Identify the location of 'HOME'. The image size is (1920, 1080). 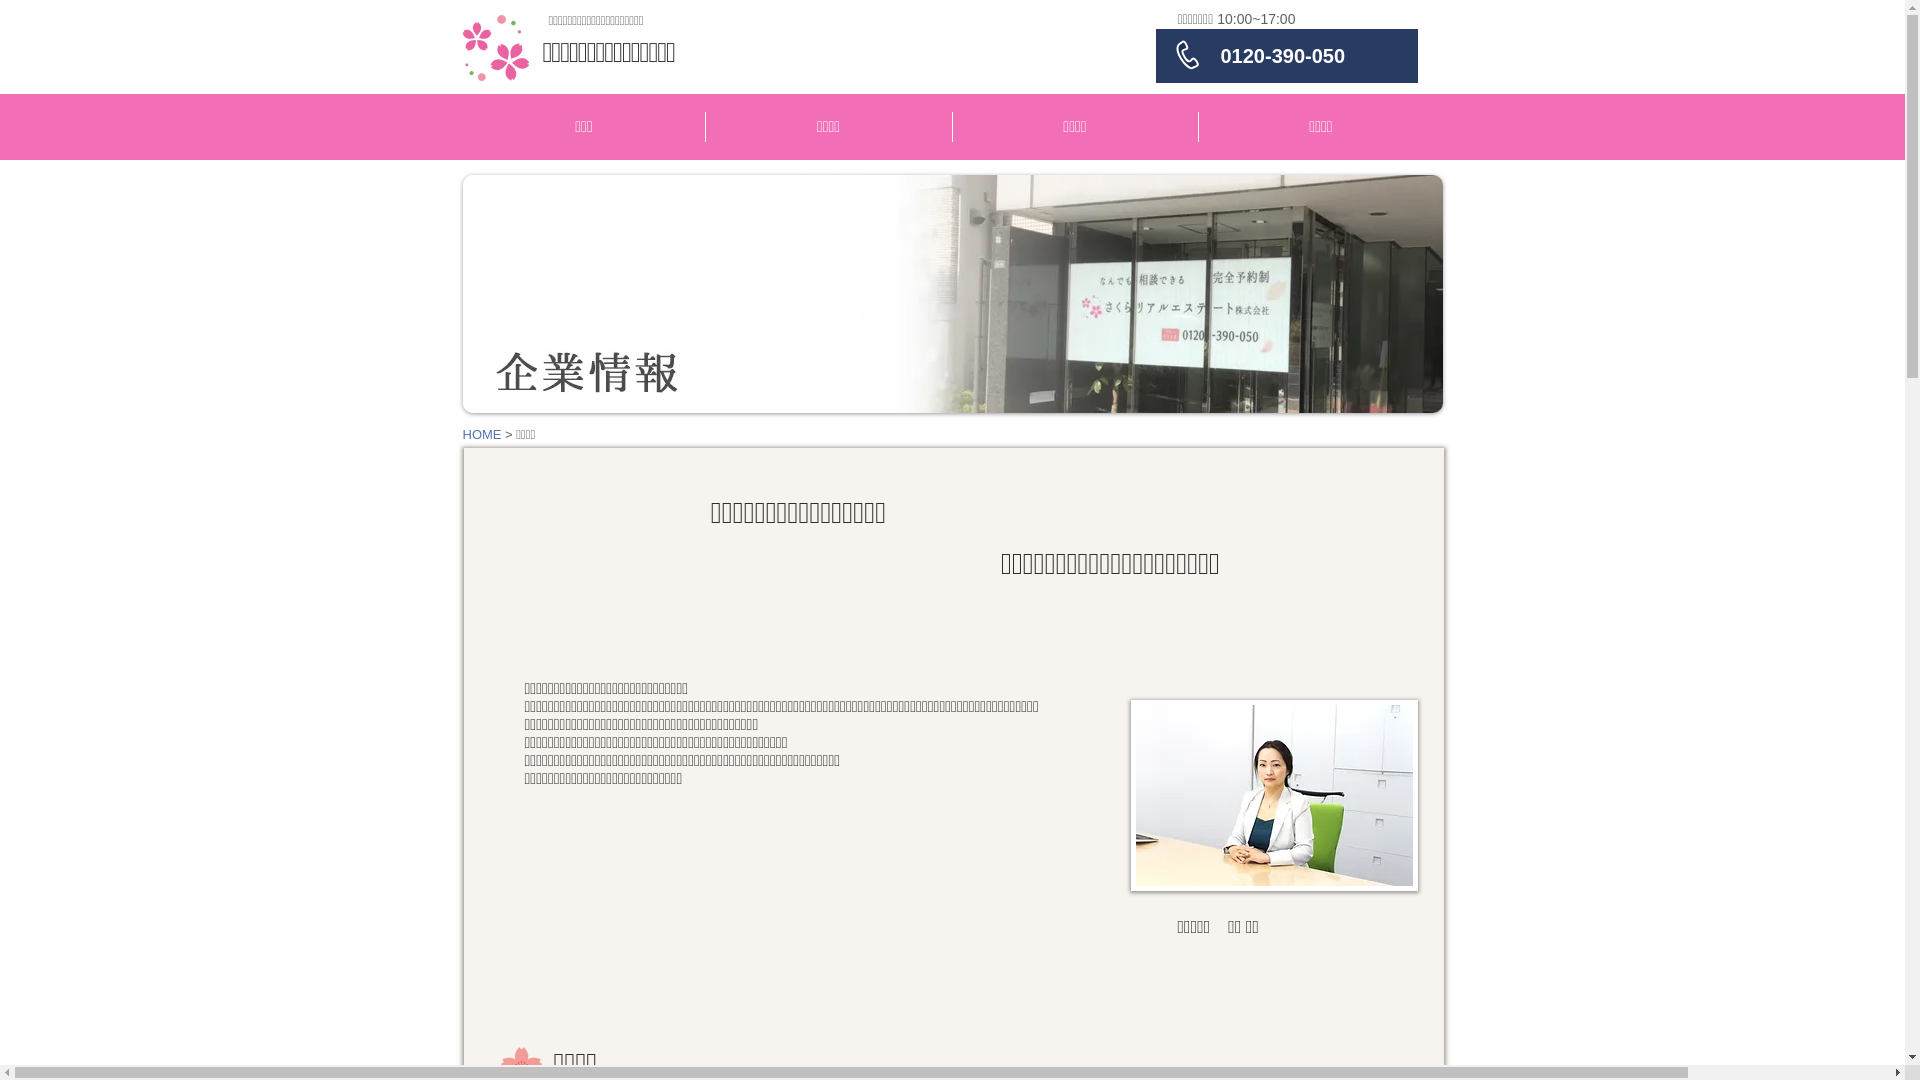
(481, 433).